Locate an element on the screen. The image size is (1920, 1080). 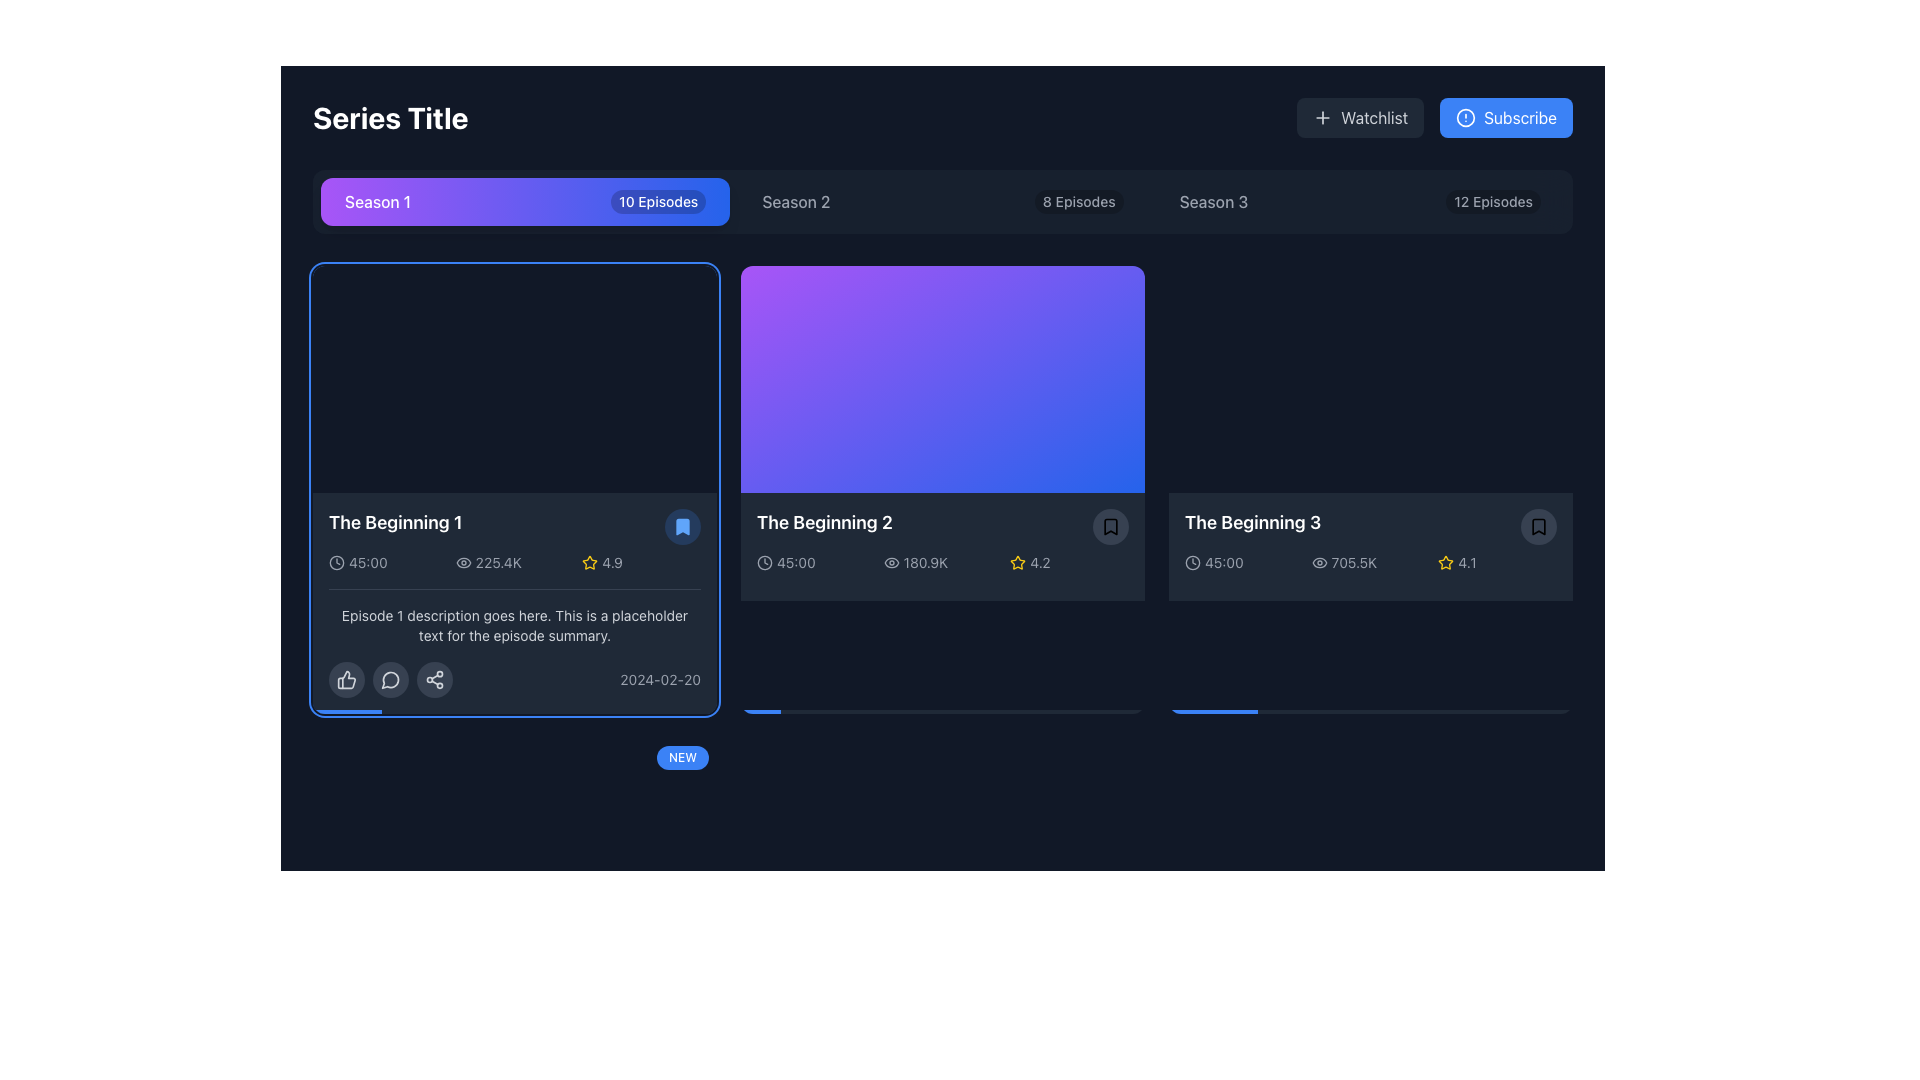
the 'Season 2' button located in the upper navigation bar is located at coordinates (941, 201).